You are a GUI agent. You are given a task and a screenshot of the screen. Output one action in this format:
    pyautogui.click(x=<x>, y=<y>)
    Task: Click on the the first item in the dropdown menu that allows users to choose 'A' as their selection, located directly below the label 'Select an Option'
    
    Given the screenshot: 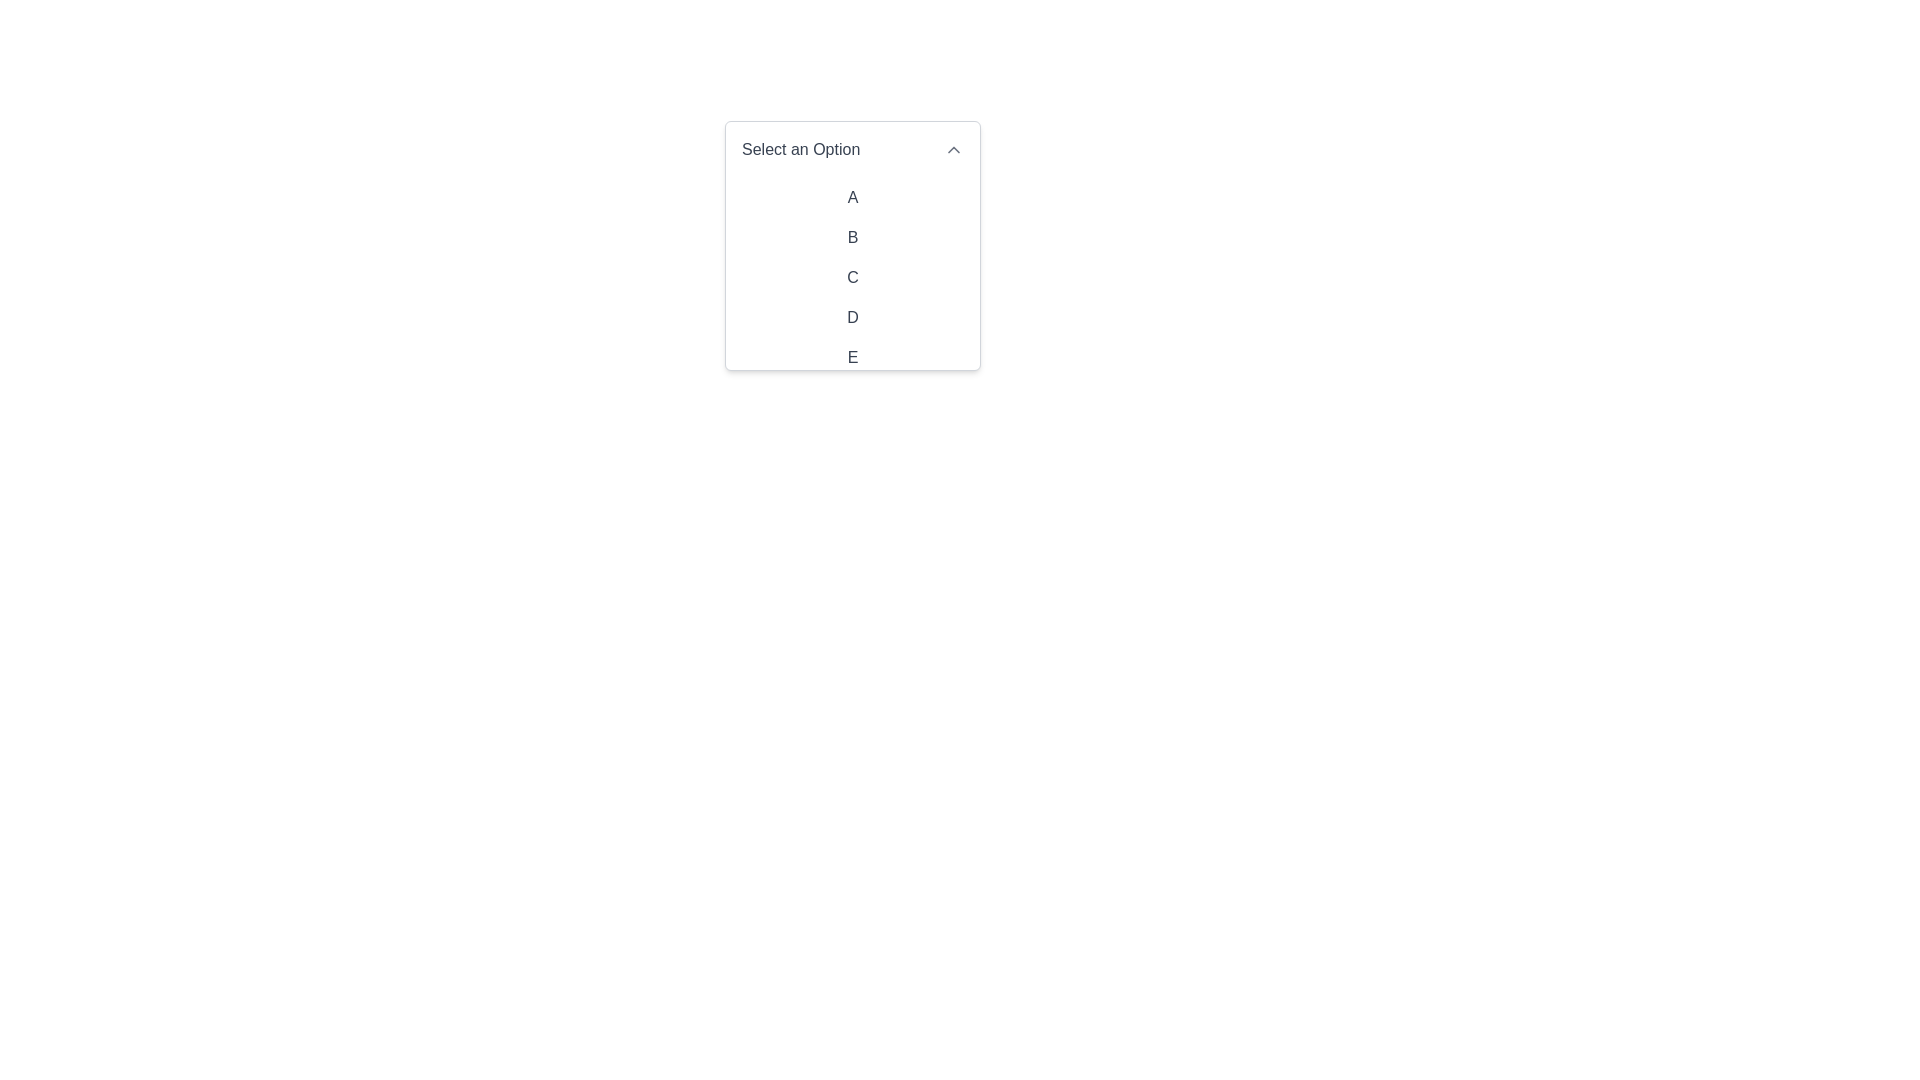 What is the action you would take?
    pyautogui.click(x=853, y=197)
    